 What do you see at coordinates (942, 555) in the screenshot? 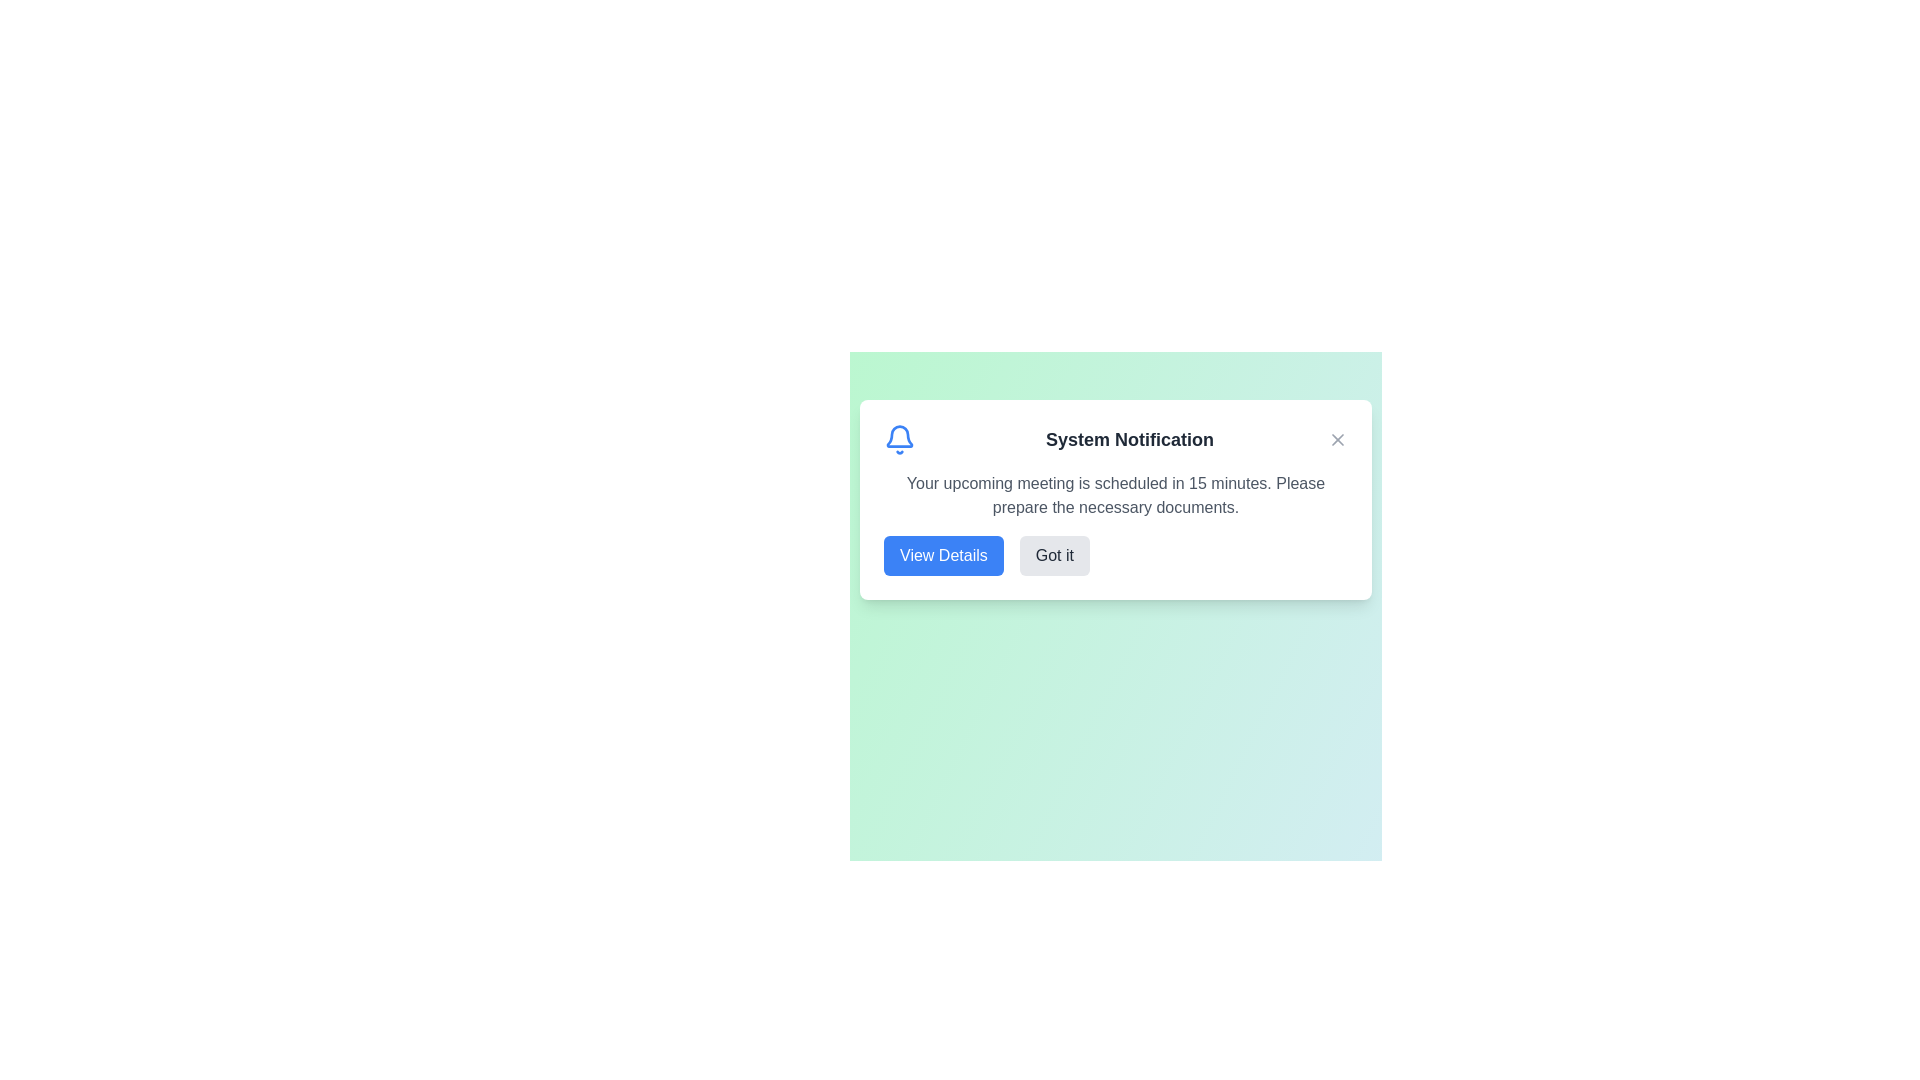
I see `the 'View Details' button` at bounding box center [942, 555].